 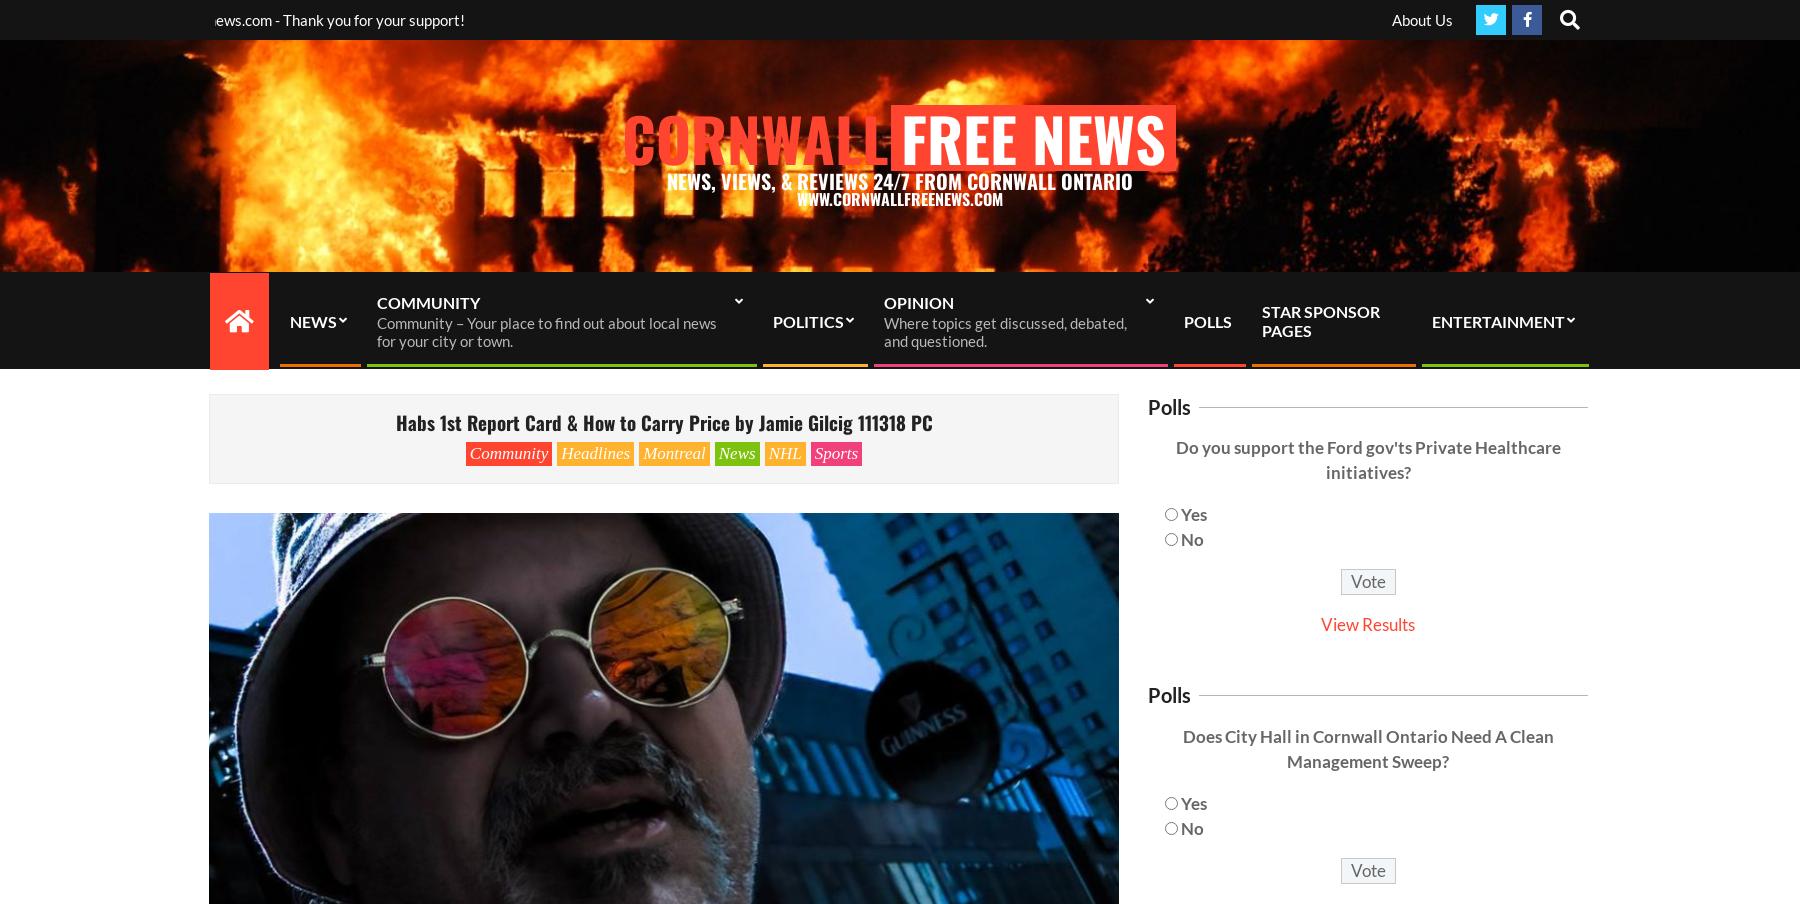 What do you see at coordinates (595, 452) in the screenshot?
I see `'Headlines'` at bounding box center [595, 452].